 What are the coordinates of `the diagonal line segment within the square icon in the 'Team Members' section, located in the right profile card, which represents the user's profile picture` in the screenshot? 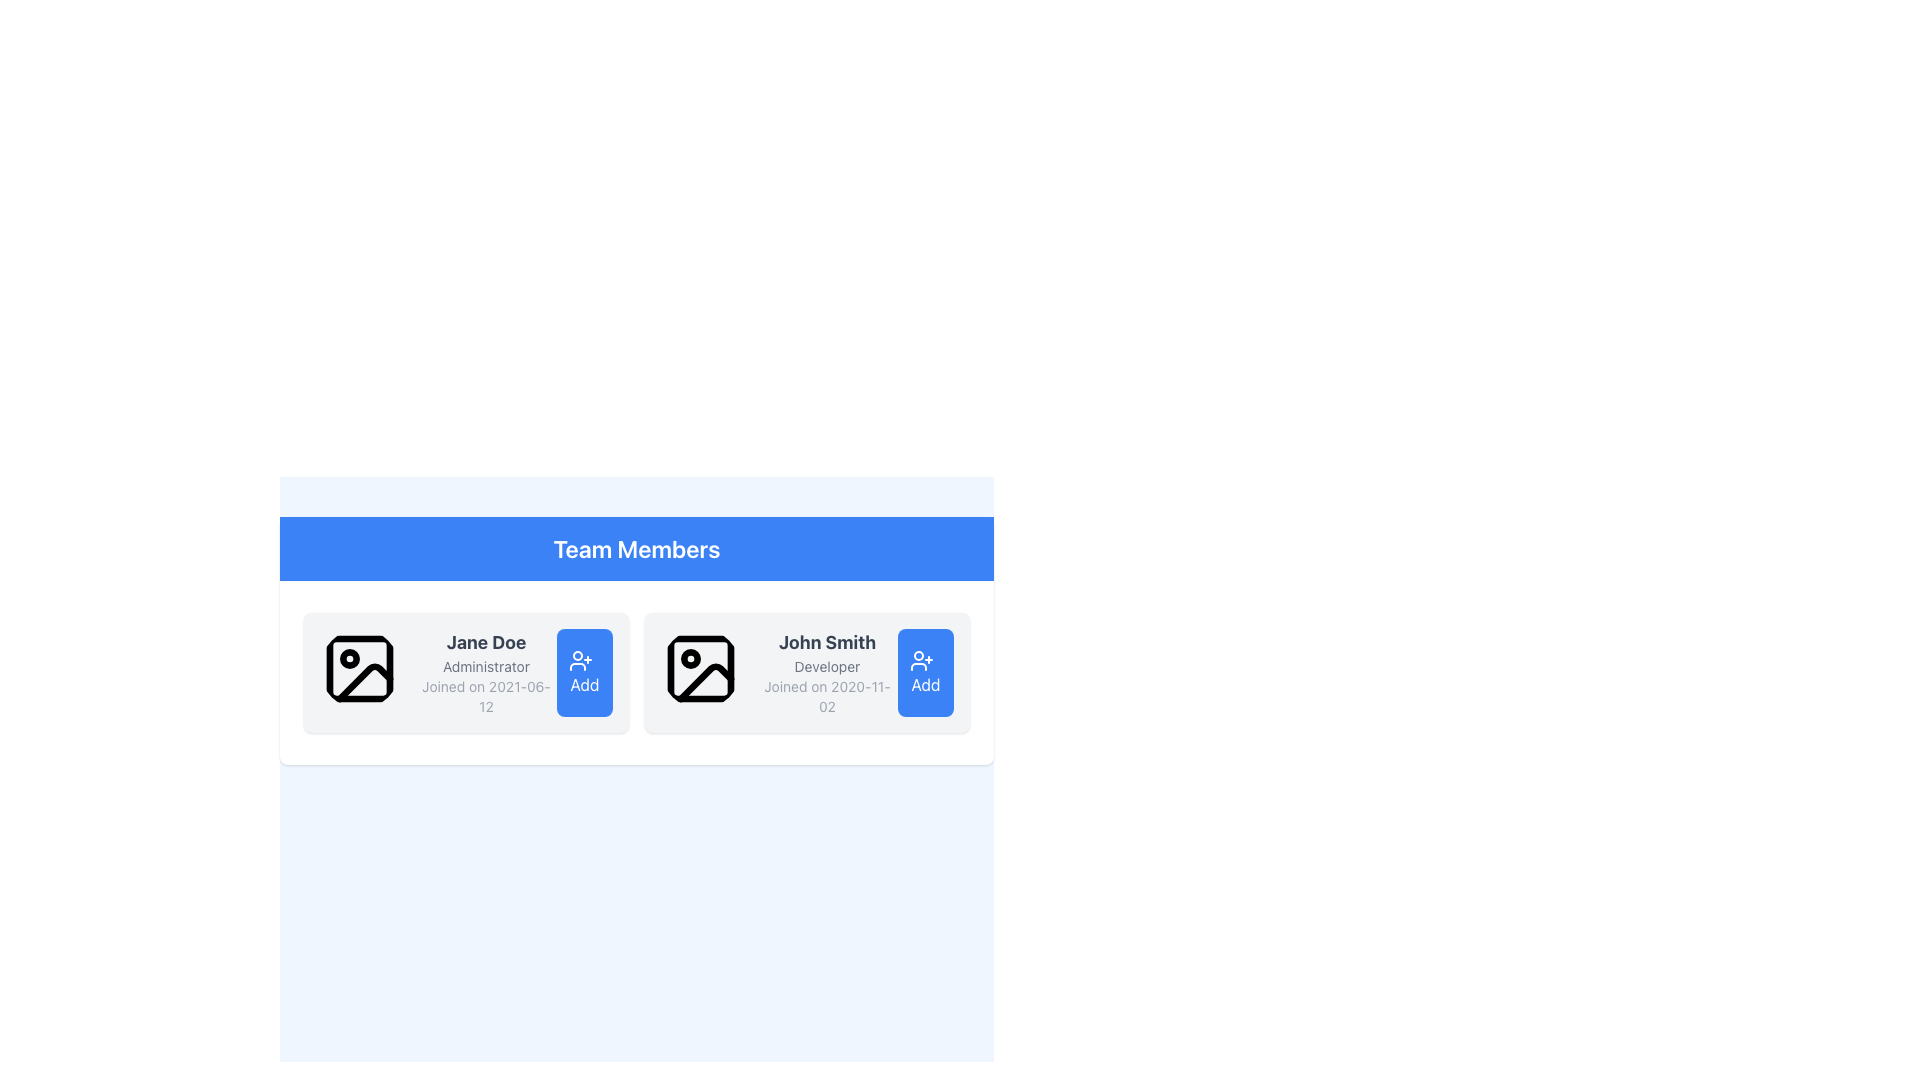 It's located at (705, 681).